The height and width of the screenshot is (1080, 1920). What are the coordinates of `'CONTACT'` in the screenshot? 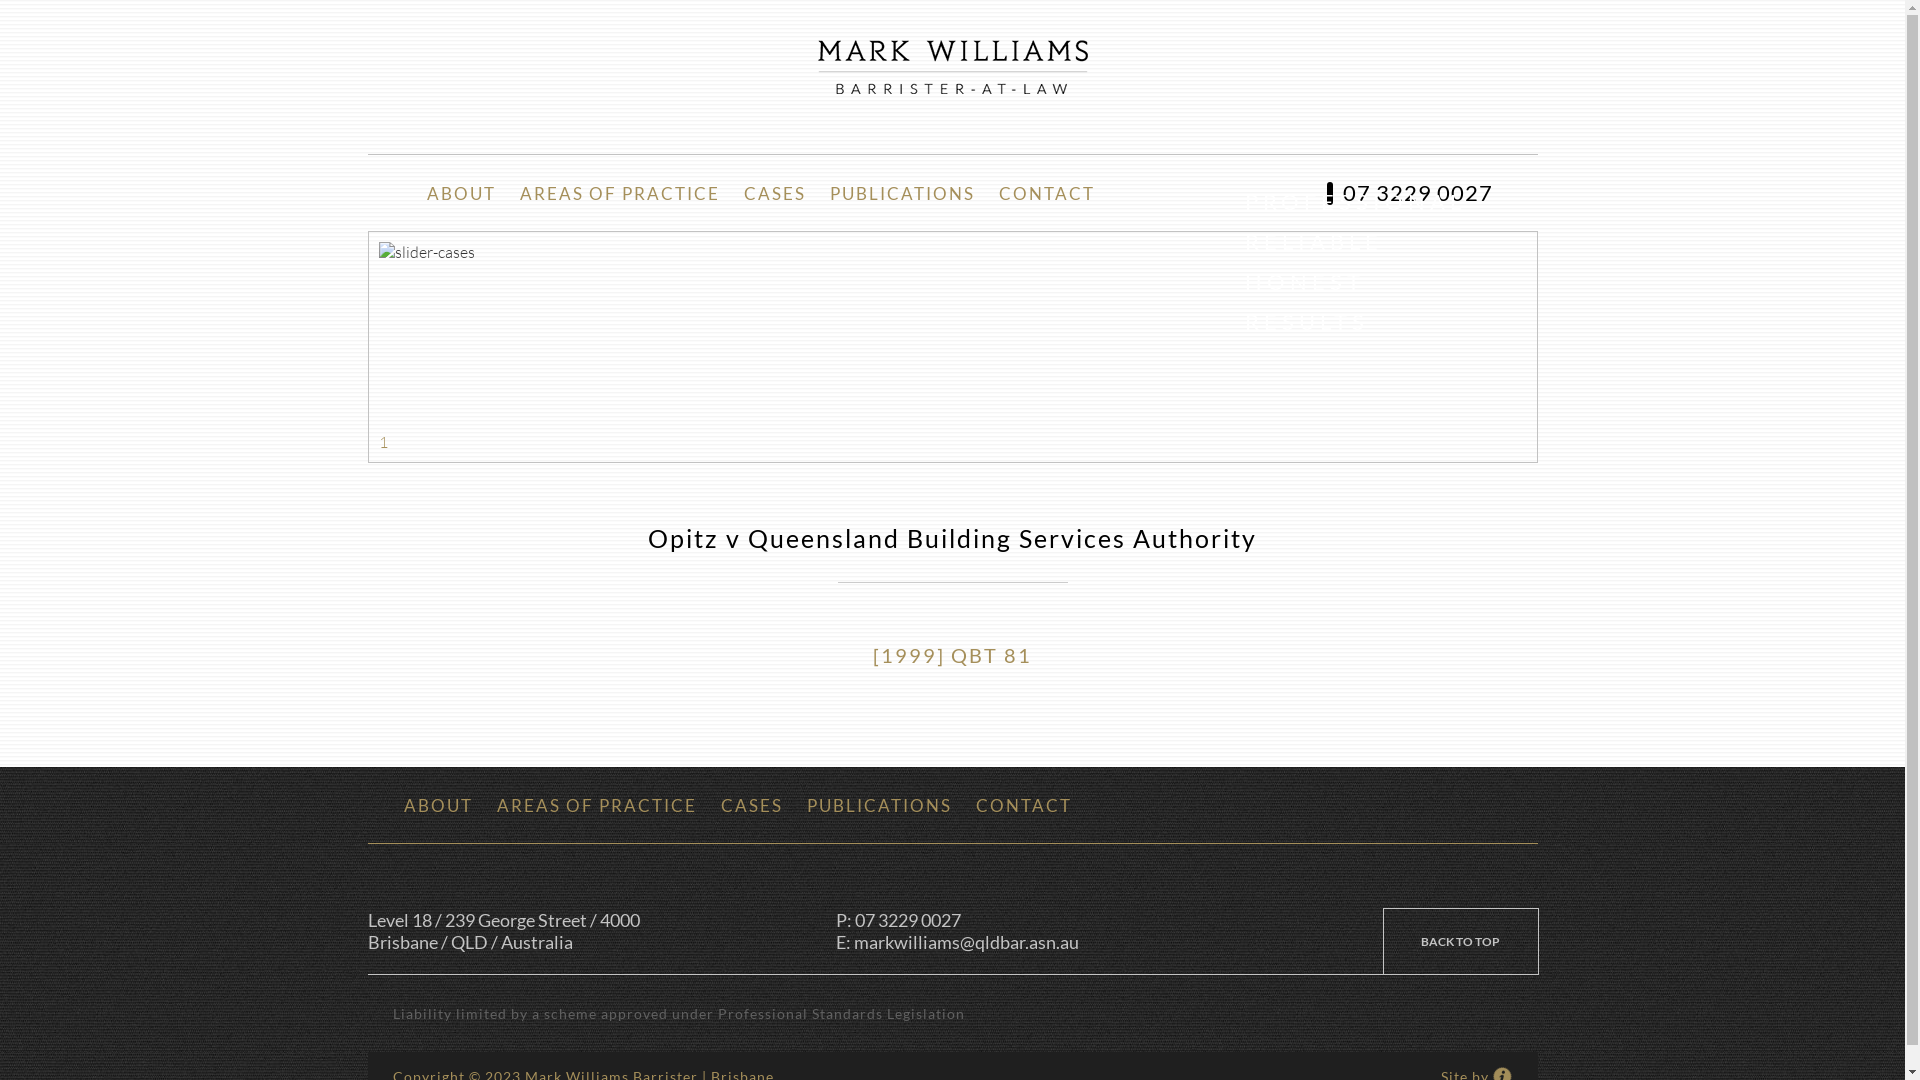 It's located at (1045, 192).